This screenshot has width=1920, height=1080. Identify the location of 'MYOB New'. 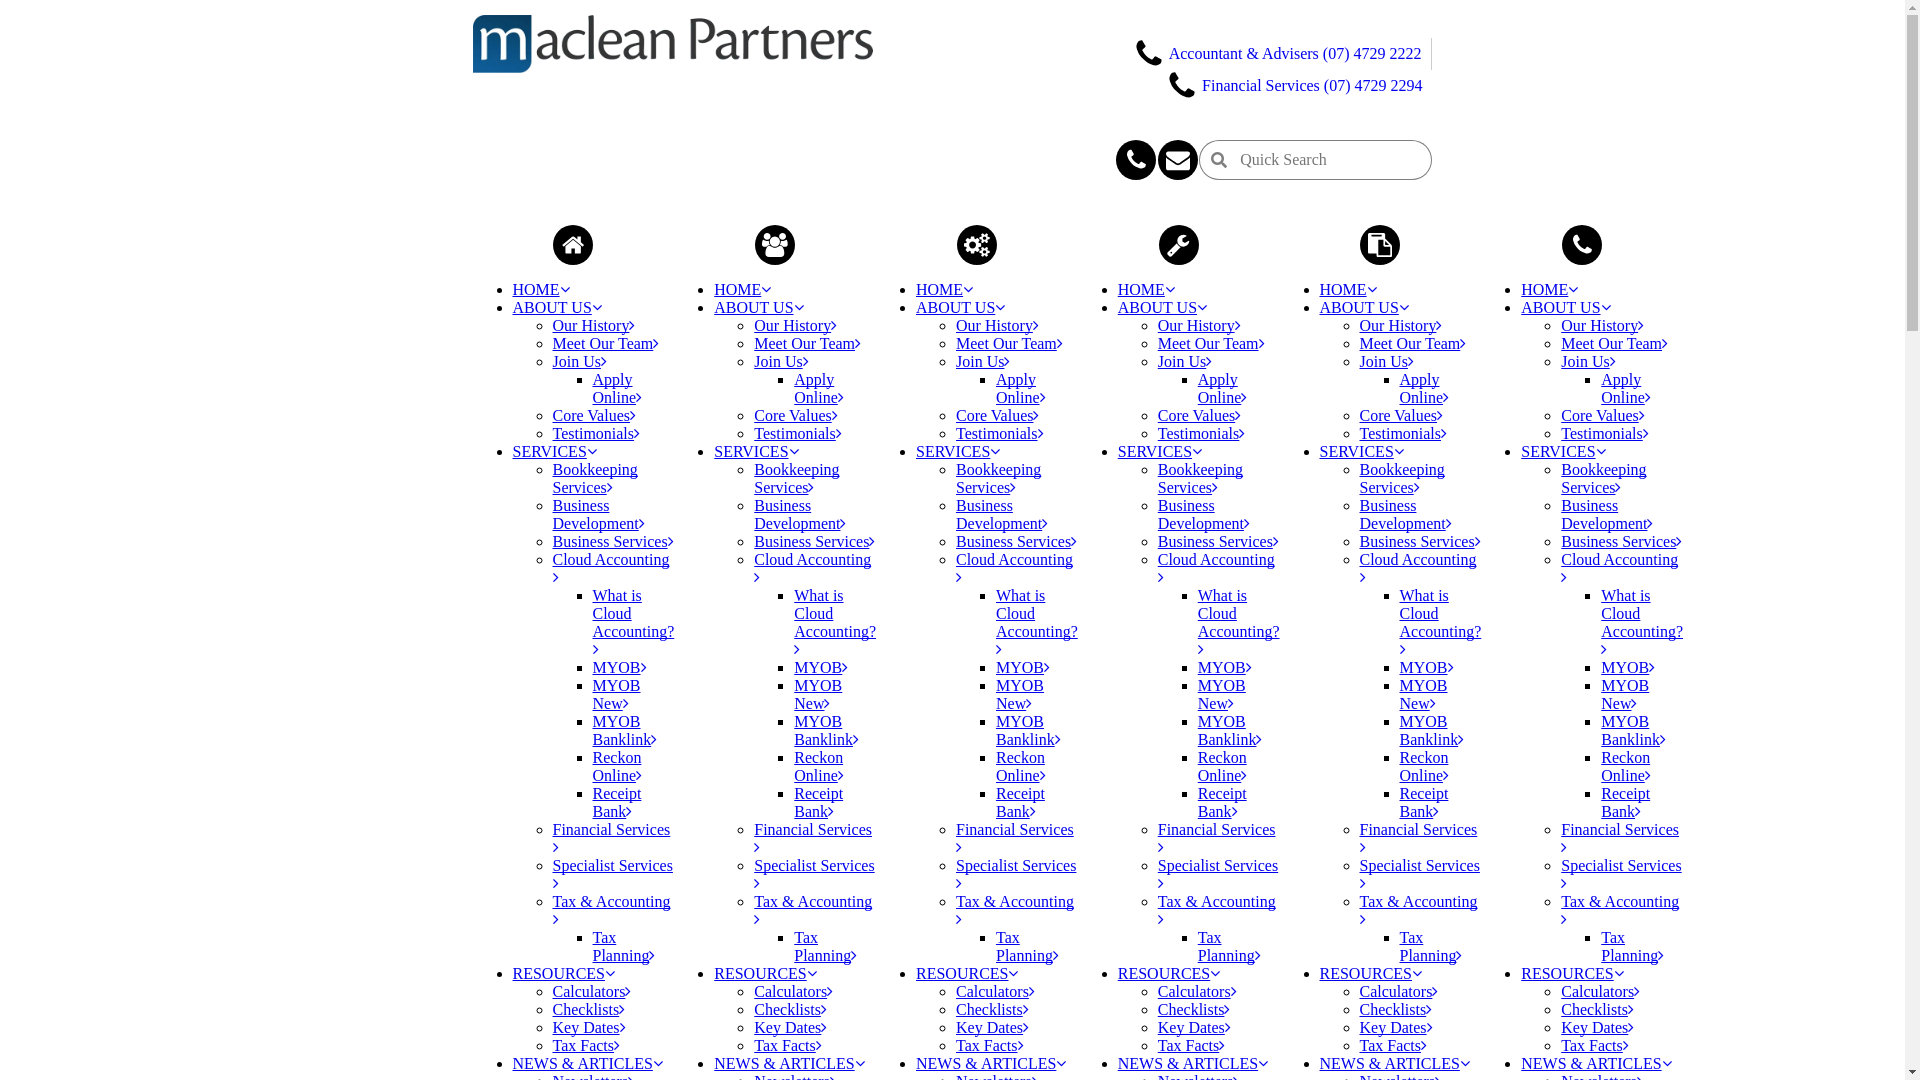
(614, 693).